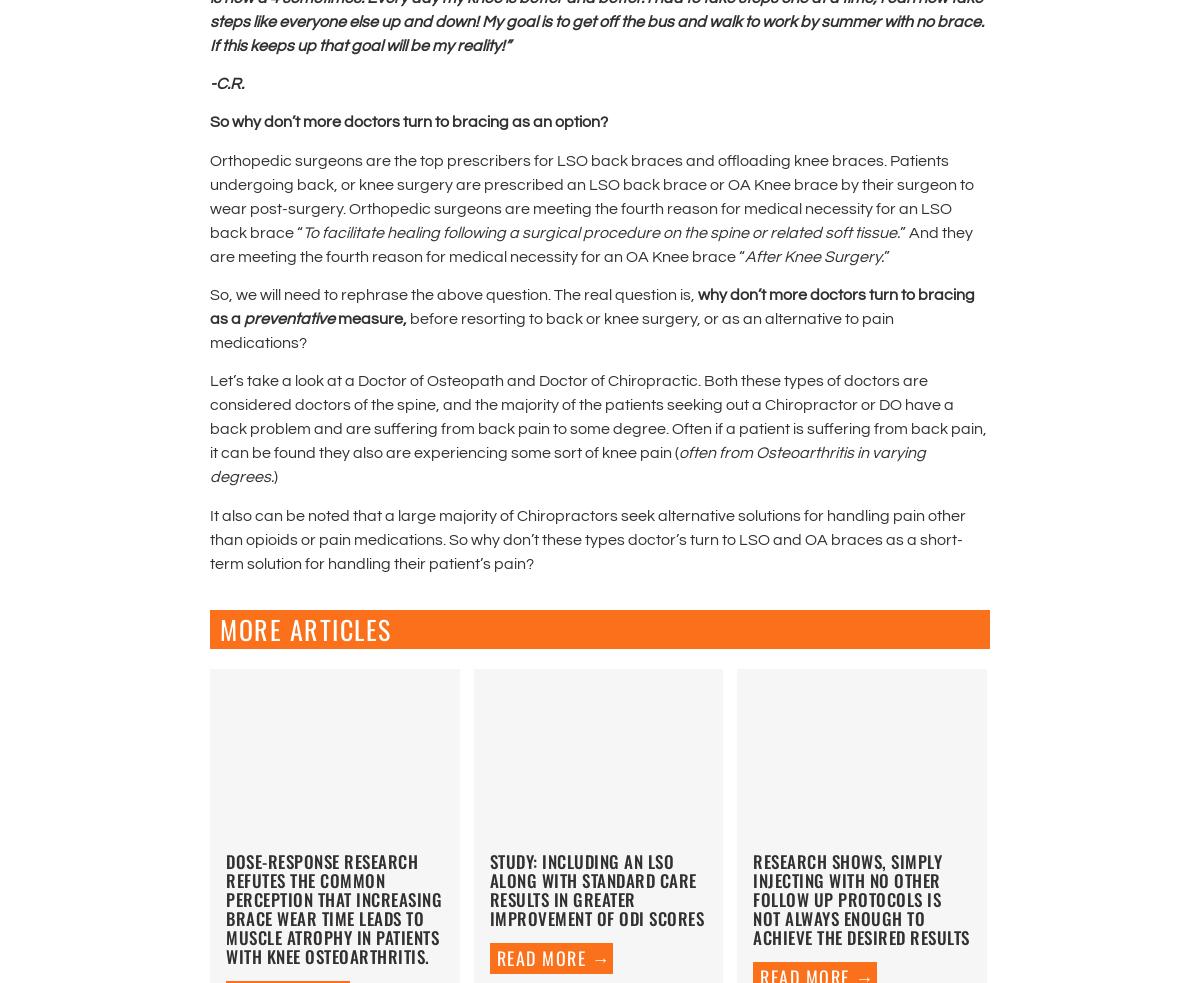  Describe the element at coordinates (226, 81) in the screenshot. I see `'-C.R.'` at that location.